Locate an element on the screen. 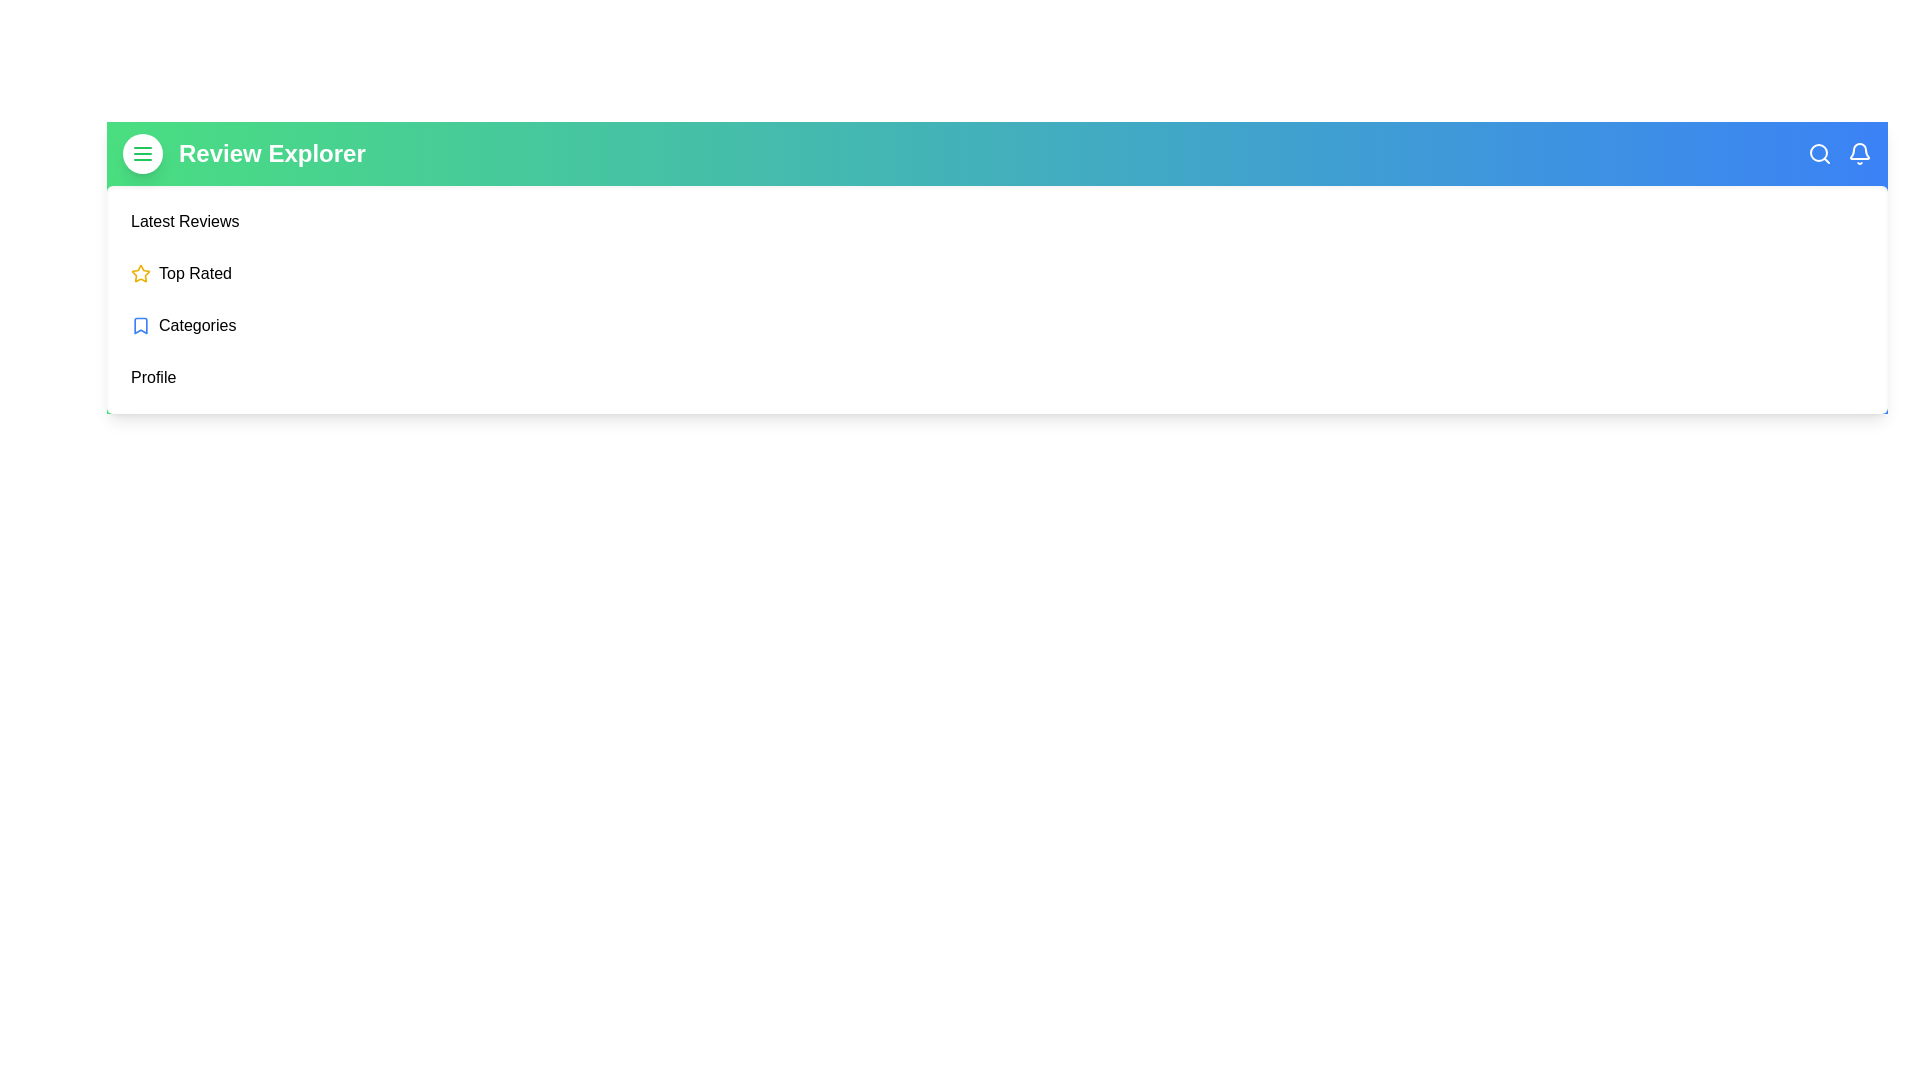 Image resolution: width=1920 pixels, height=1080 pixels. the notification icon to interact with it is located at coordinates (1859, 153).